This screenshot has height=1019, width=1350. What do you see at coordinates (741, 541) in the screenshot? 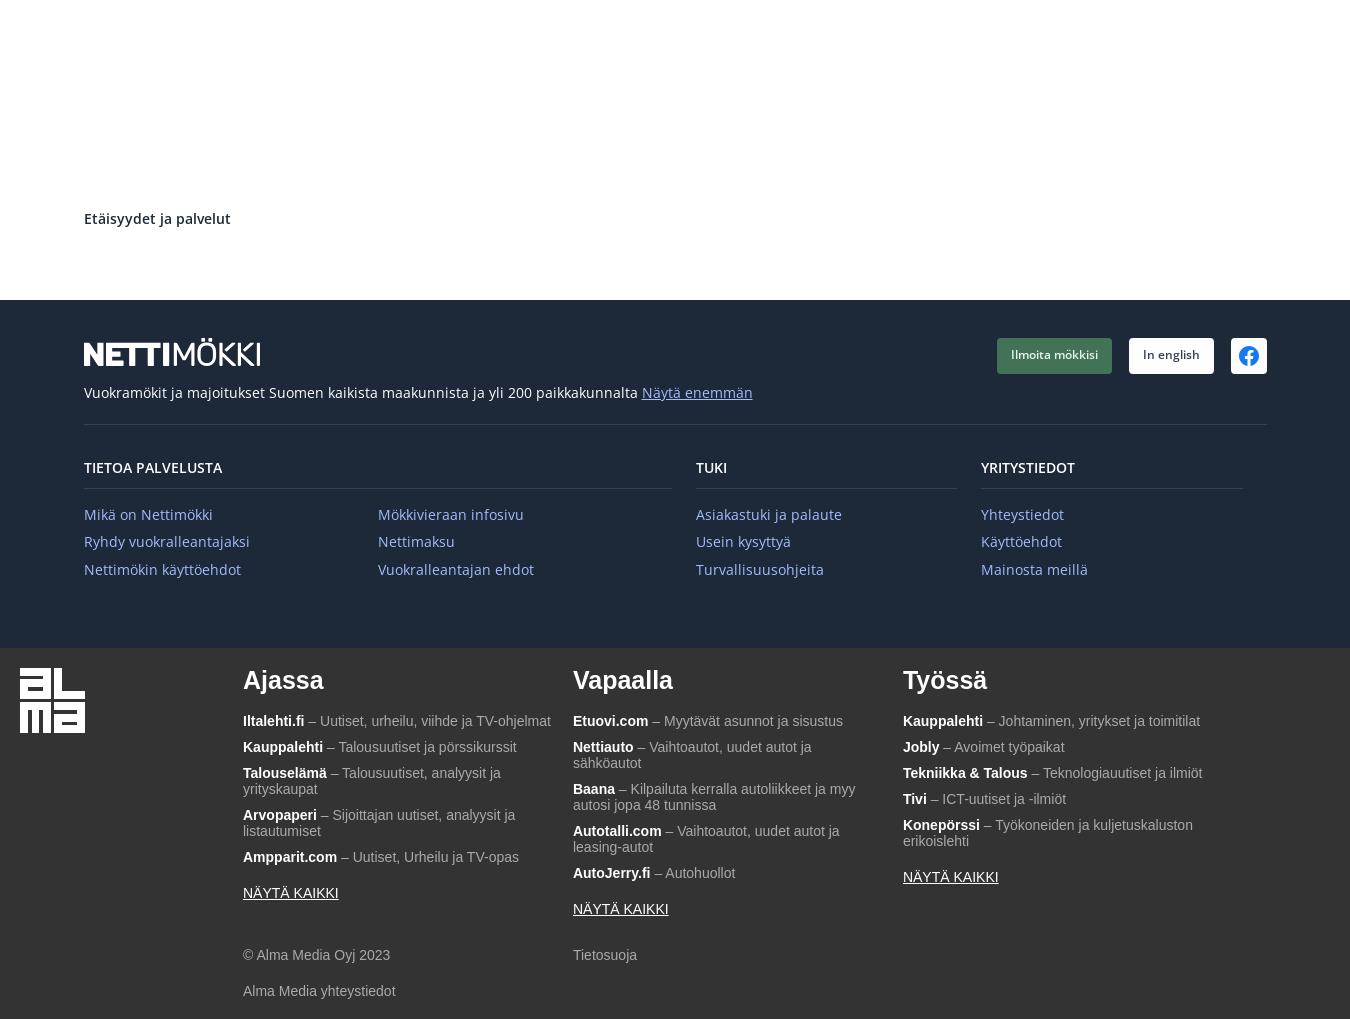
I see `'Usein kysyttyä'` at bounding box center [741, 541].